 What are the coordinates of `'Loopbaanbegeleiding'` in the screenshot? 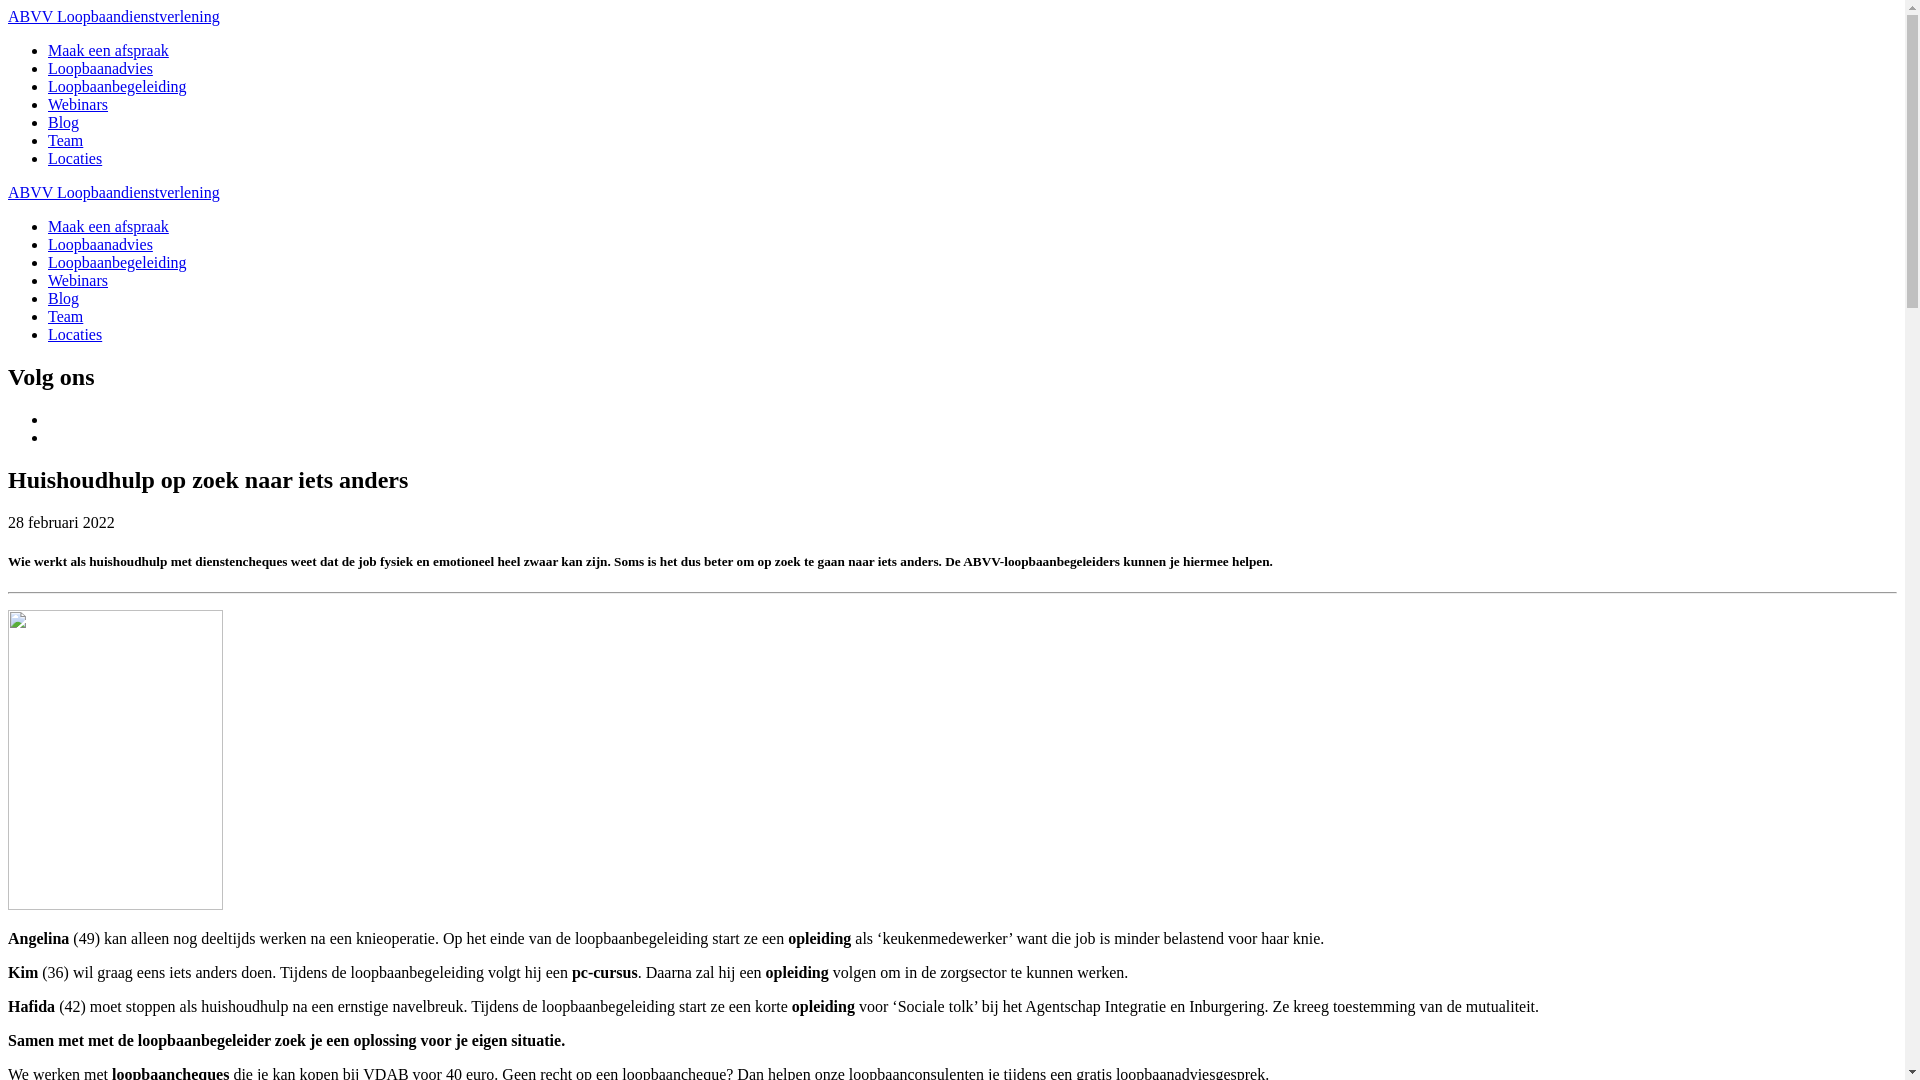 It's located at (116, 261).